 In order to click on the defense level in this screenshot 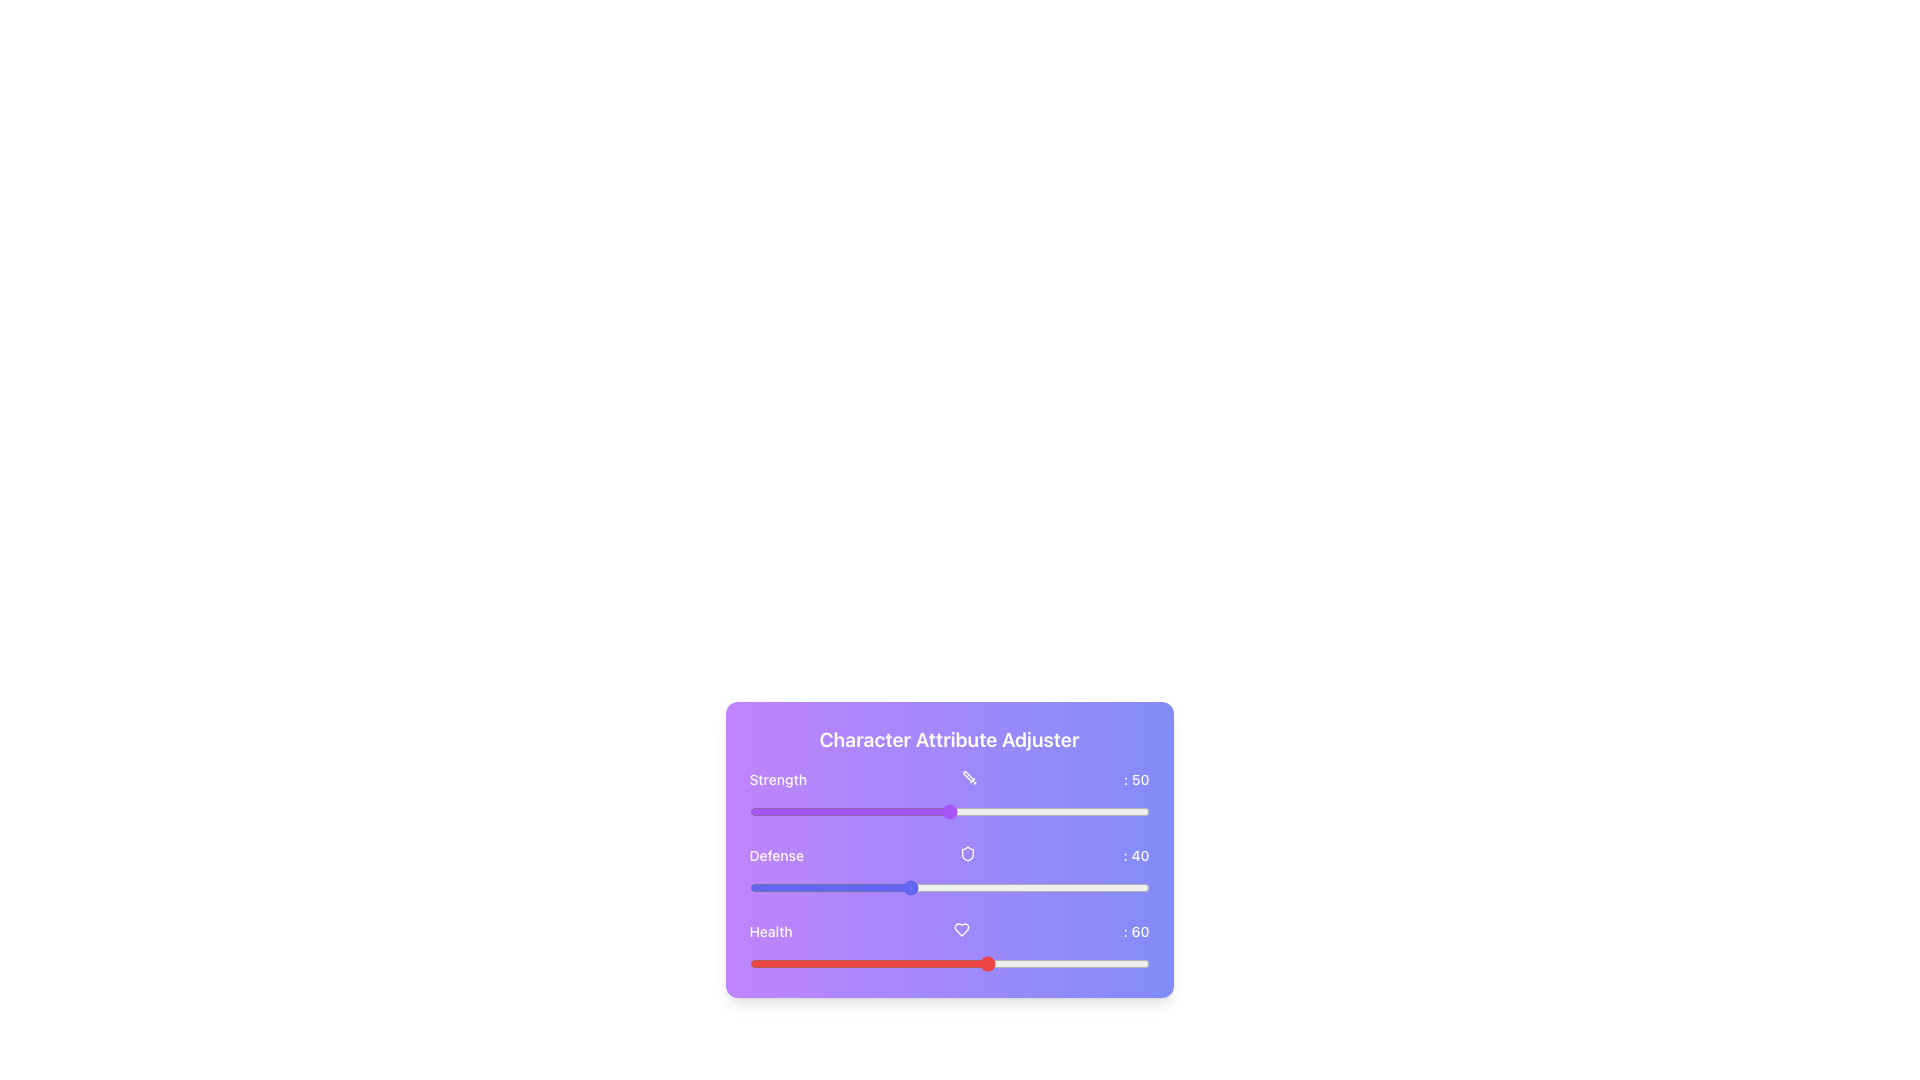, I will do `click(857, 886)`.